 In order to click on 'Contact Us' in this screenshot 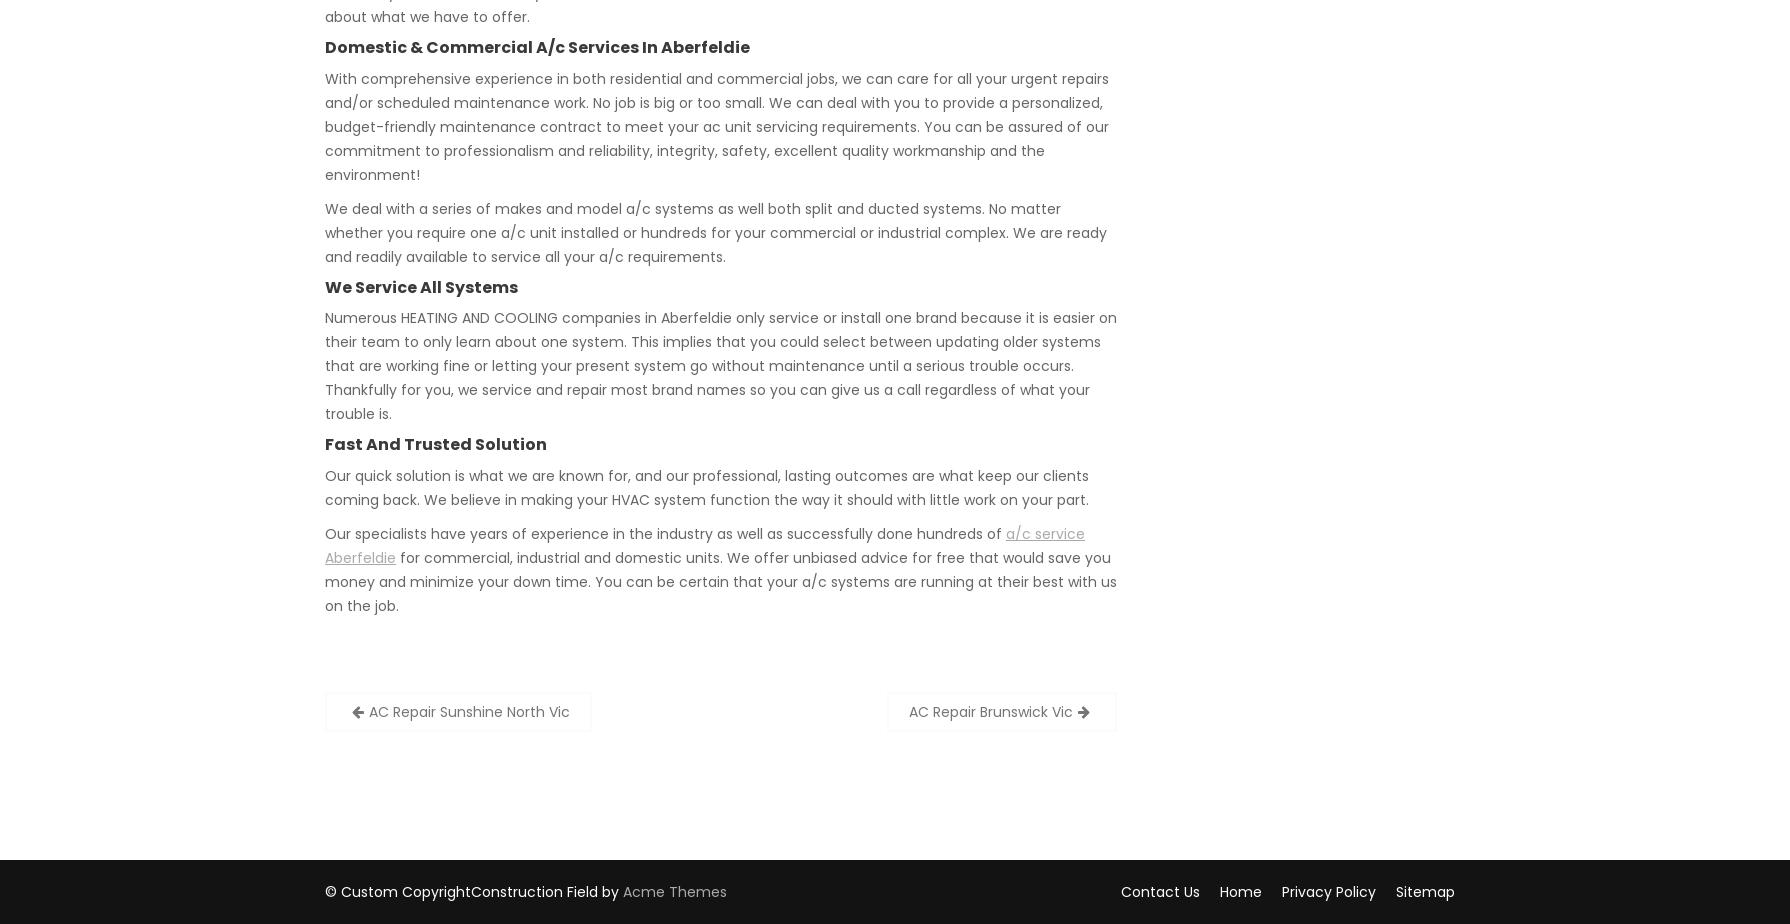, I will do `click(1121, 891)`.